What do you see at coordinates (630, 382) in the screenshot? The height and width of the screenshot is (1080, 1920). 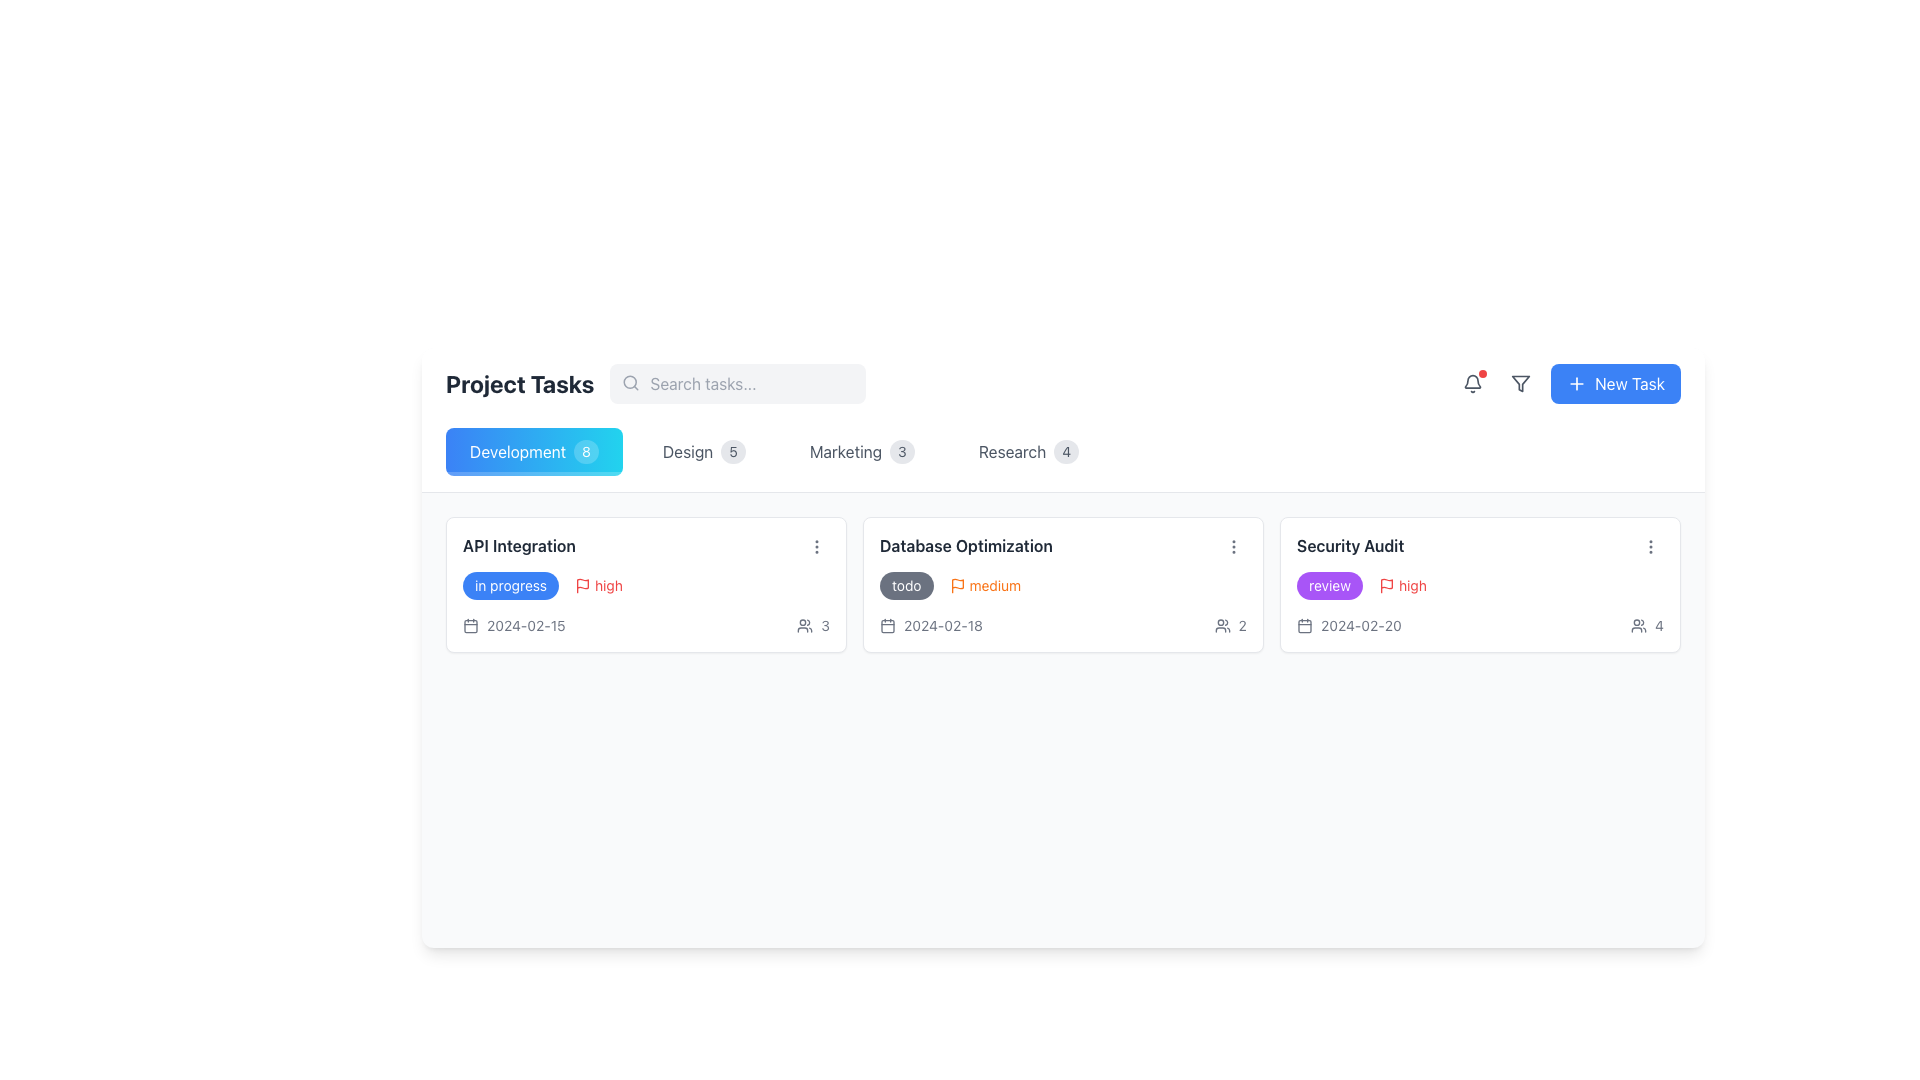 I see `the gray magnifying glass icon located to the left of the search bar text input field` at bounding box center [630, 382].